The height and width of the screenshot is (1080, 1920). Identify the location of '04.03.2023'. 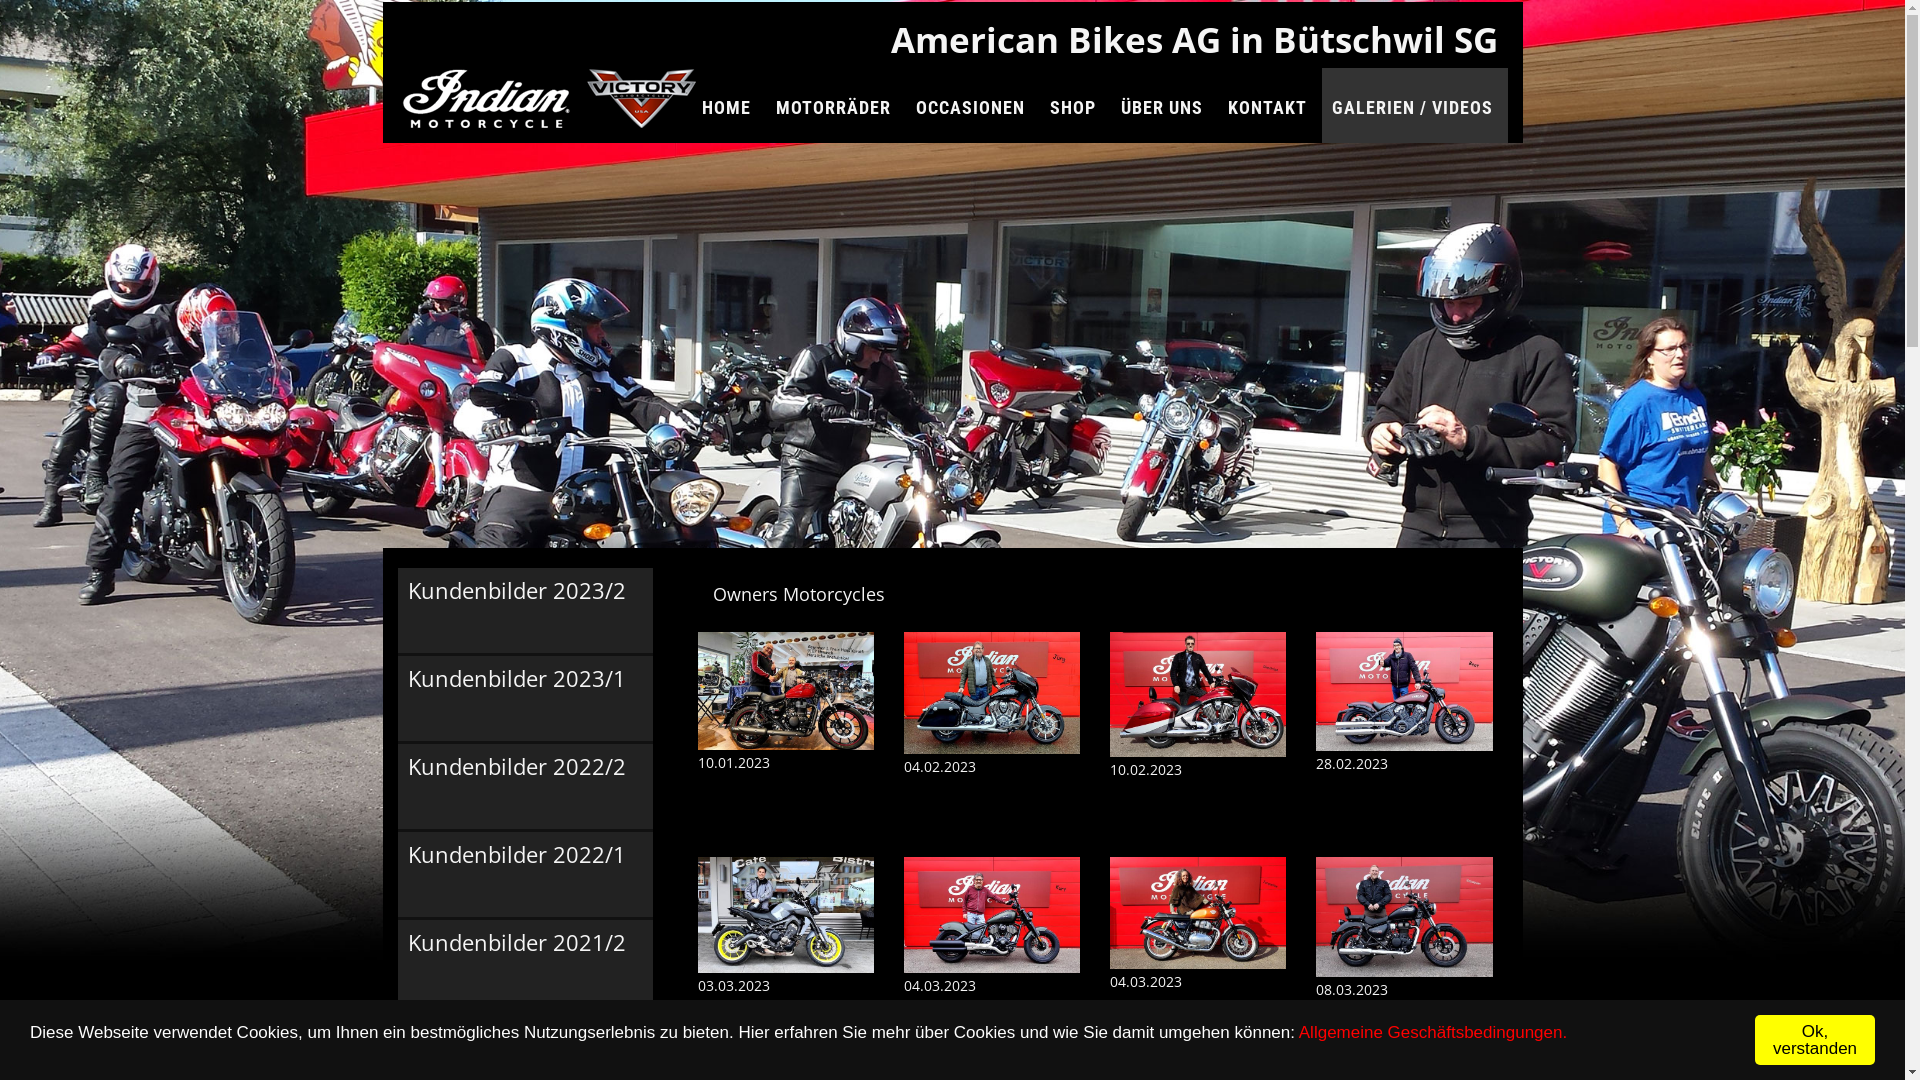
(992, 956).